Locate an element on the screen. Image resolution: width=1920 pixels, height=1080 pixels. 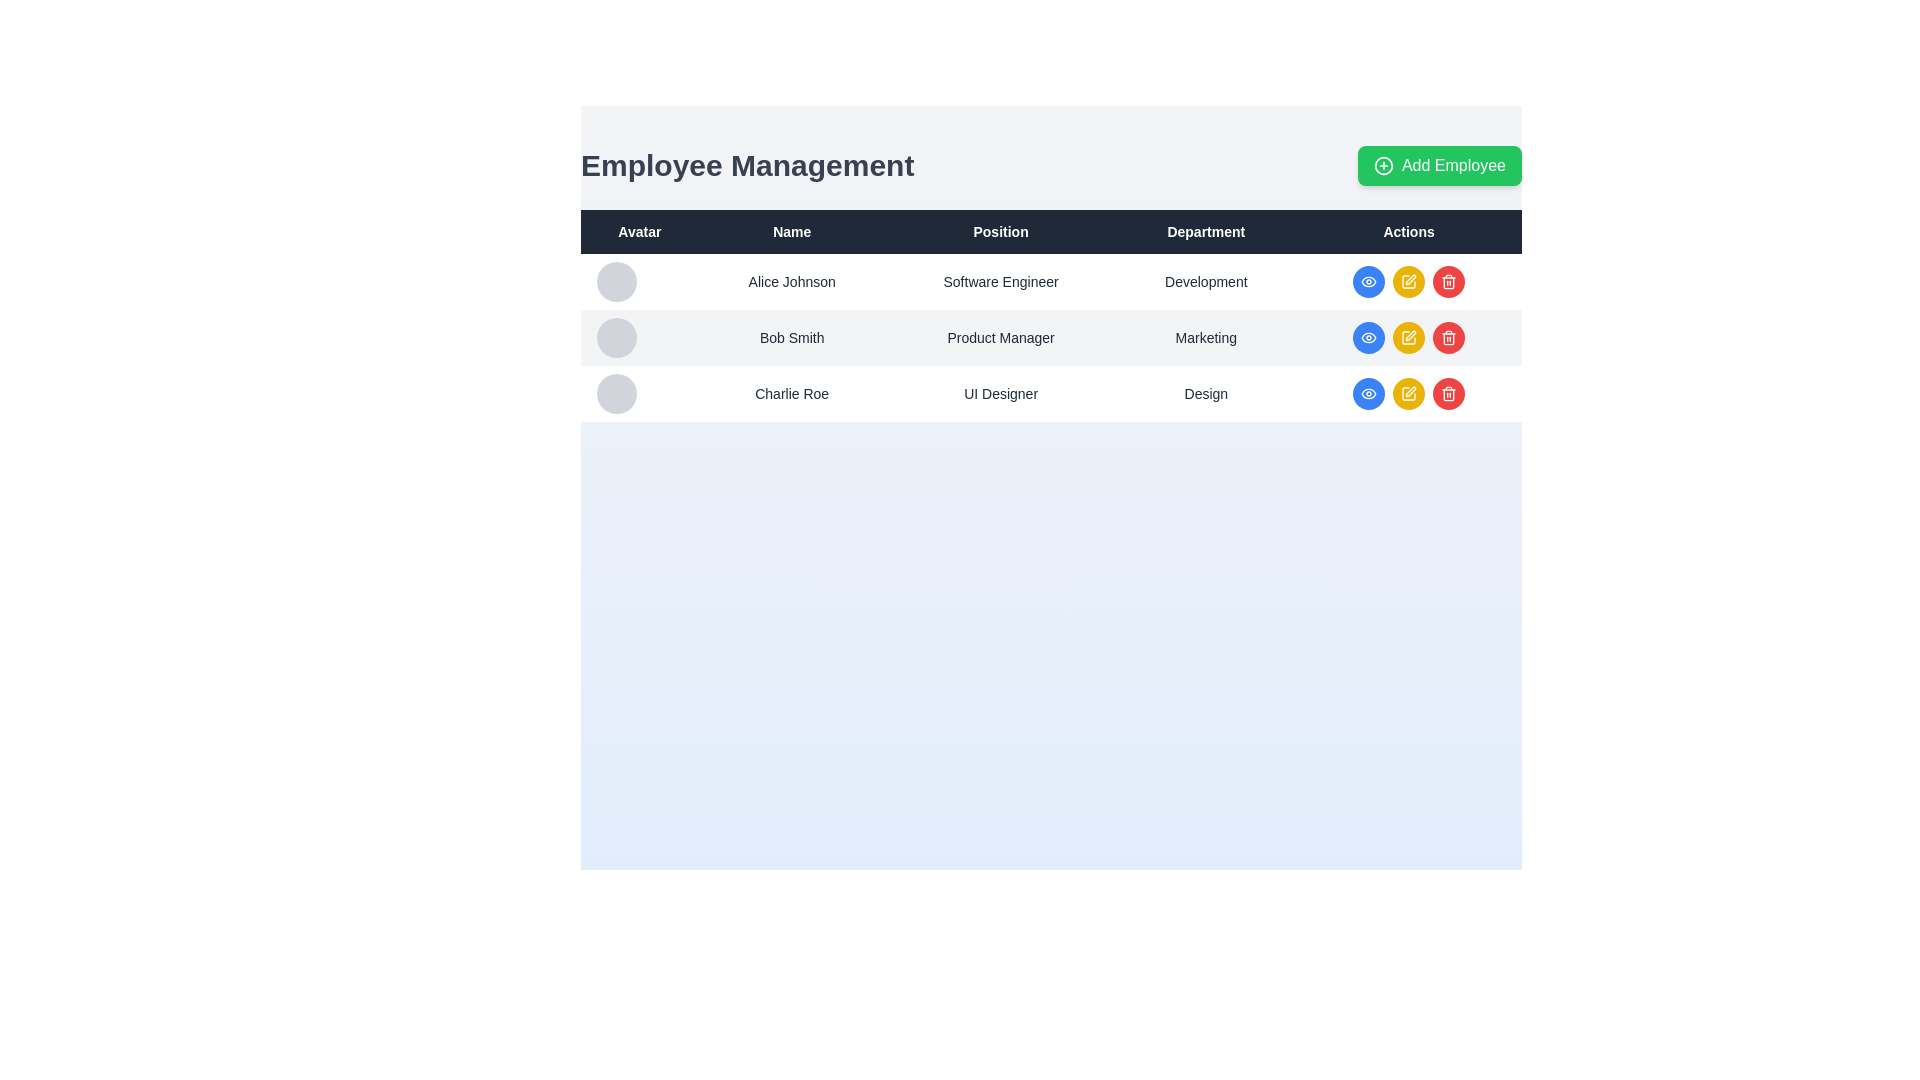
the Icon button located in the 'Actions' column of the second row of the table is located at coordinates (1367, 337).